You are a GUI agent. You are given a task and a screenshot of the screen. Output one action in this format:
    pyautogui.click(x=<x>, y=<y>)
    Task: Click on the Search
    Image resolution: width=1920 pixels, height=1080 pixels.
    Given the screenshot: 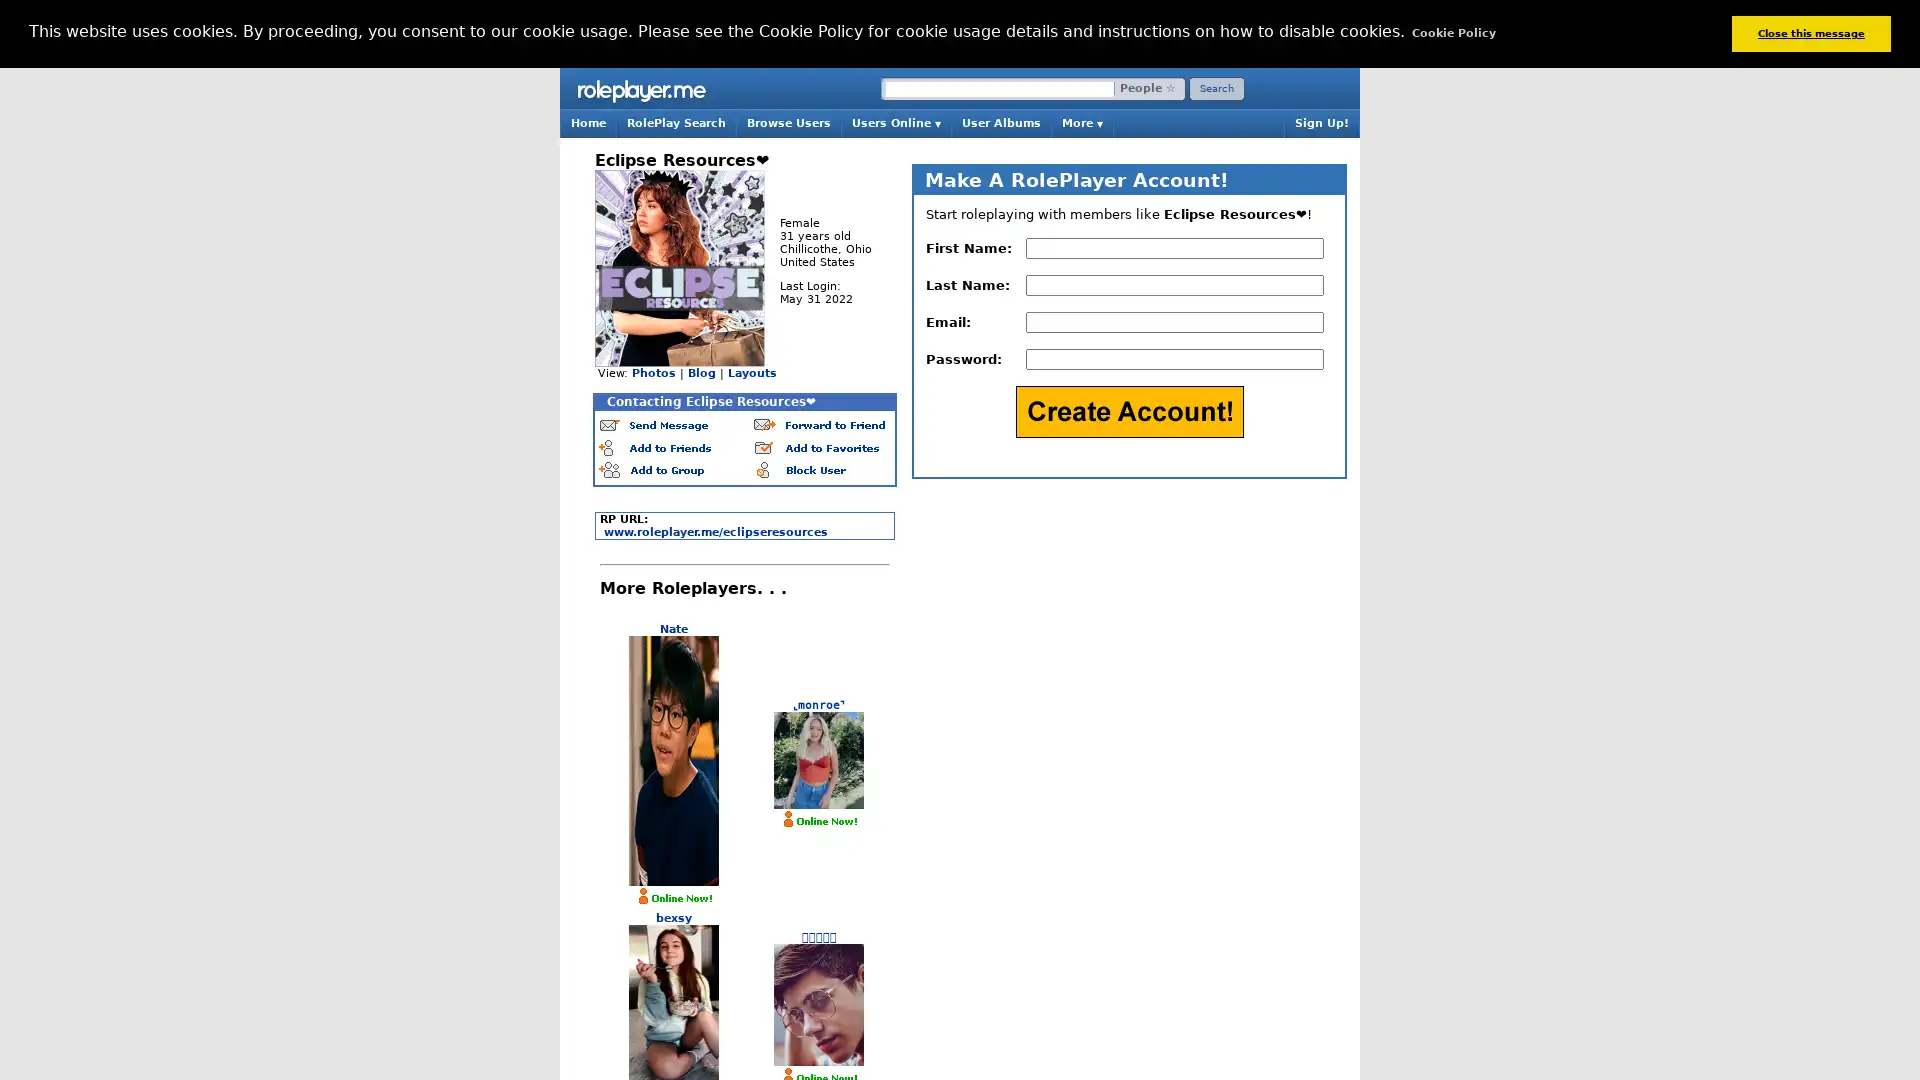 What is the action you would take?
    pyautogui.click(x=1216, y=87)
    